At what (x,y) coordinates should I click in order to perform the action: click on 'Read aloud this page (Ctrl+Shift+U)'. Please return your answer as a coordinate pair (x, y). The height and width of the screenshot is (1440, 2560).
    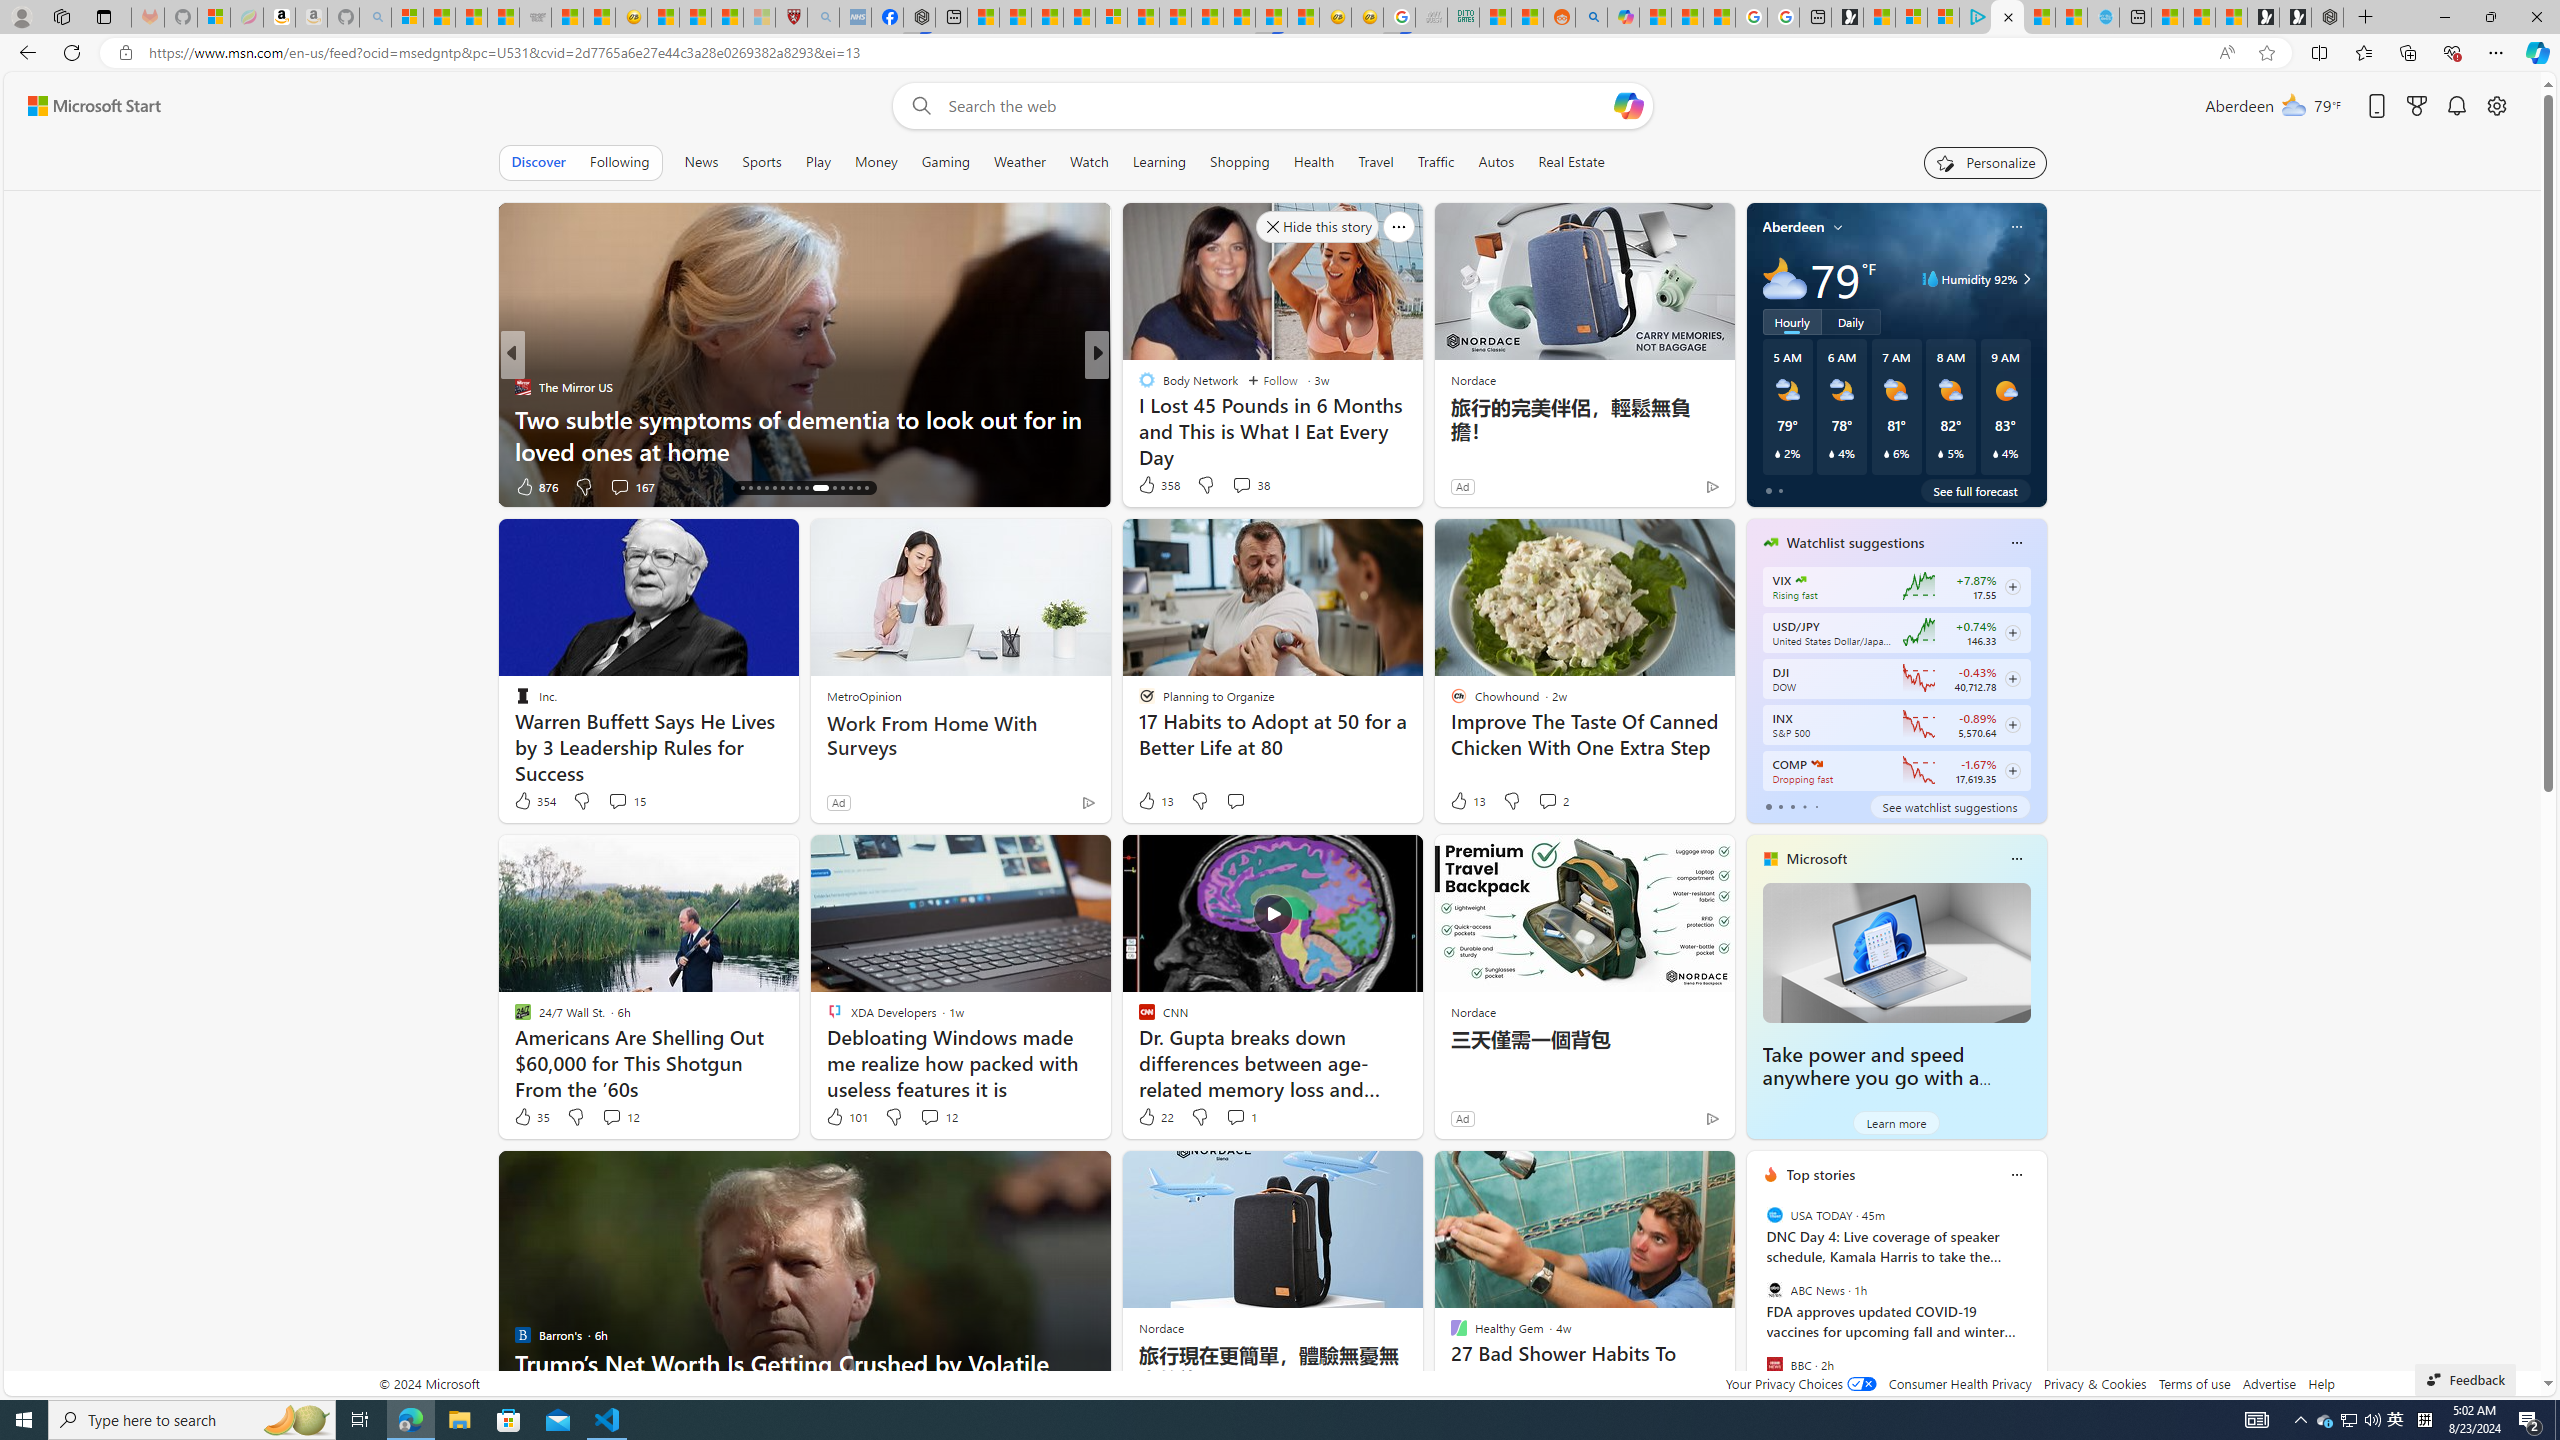
    Looking at the image, I should click on (2226, 53).